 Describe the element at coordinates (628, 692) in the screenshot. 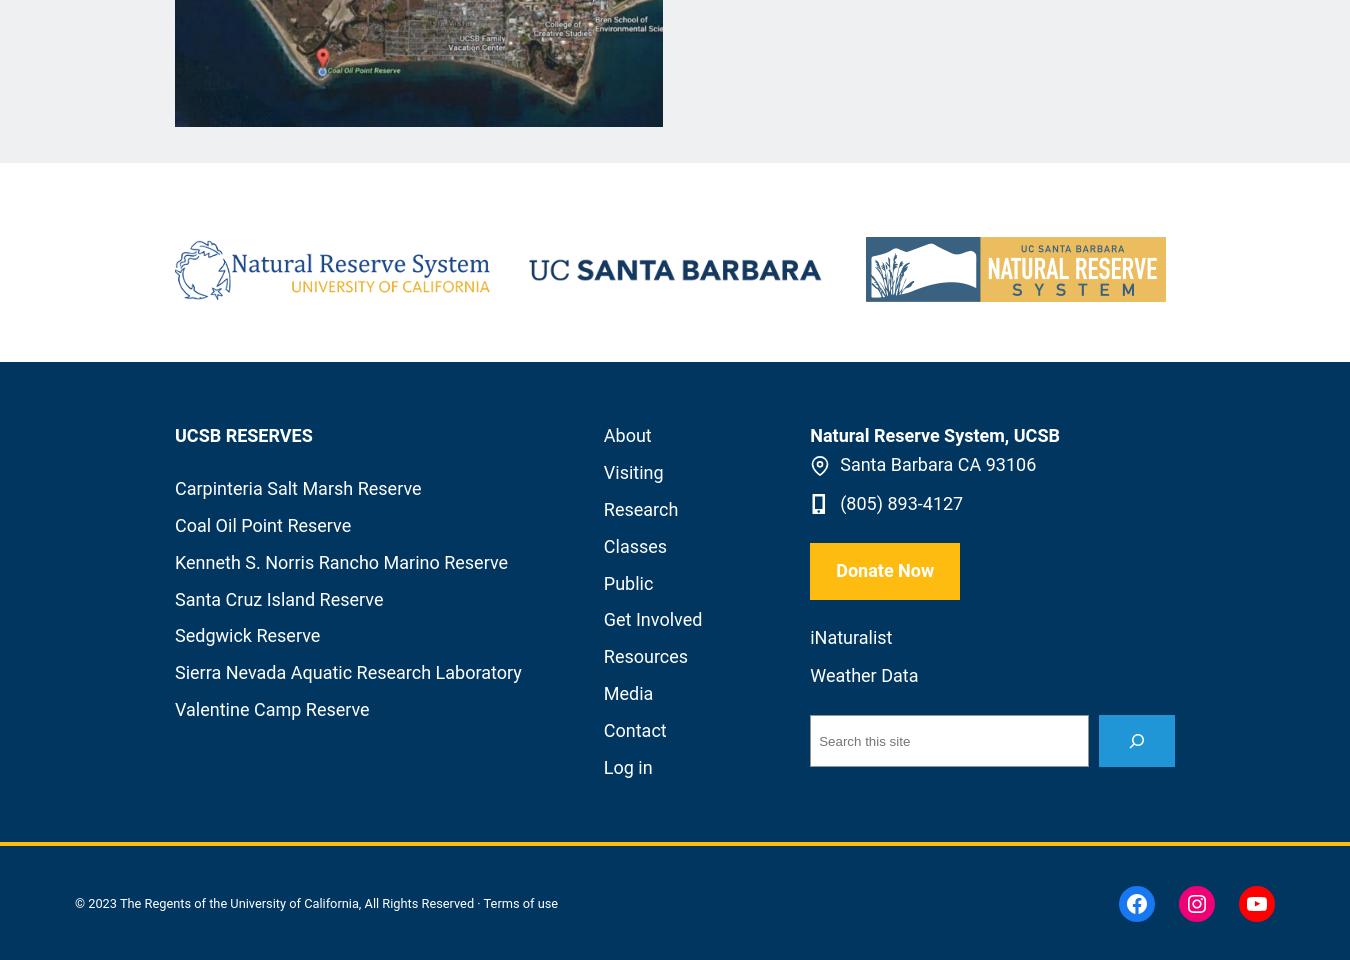

I see `'Media'` at that location.